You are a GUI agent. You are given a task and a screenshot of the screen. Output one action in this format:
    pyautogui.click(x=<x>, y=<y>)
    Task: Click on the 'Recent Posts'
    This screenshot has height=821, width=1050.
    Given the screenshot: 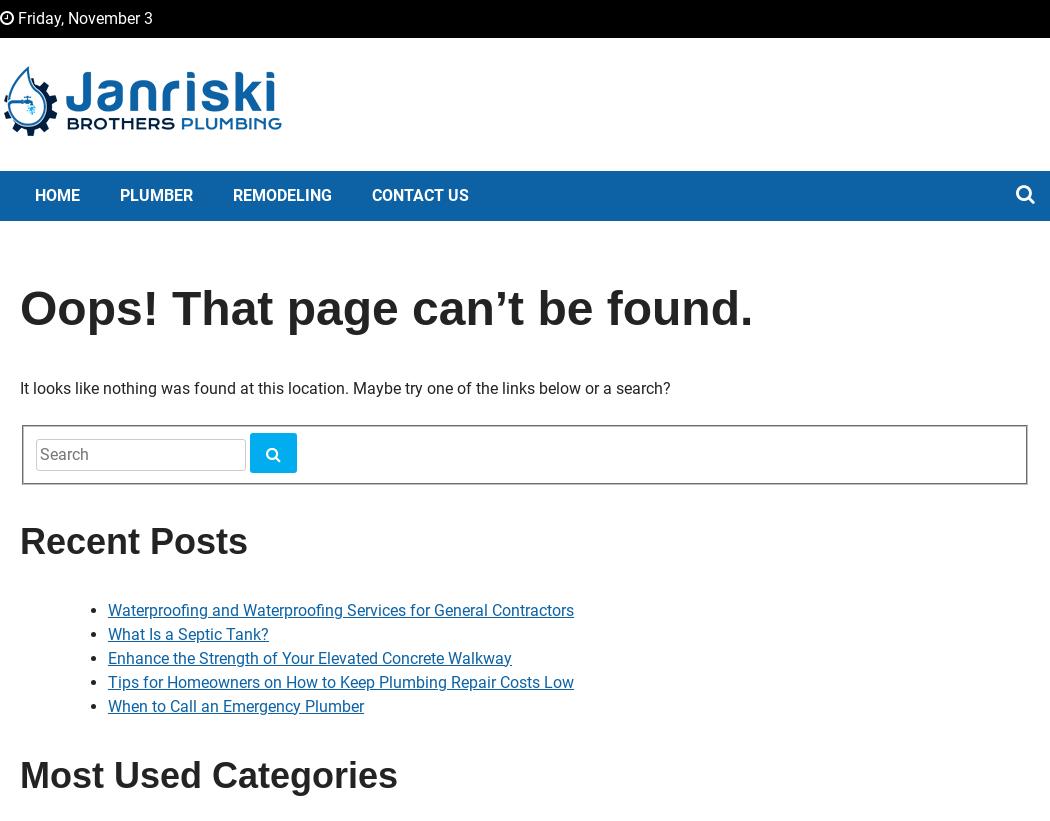 What is the action you would take?
    pyautogui.click(x=19, y=540)
    